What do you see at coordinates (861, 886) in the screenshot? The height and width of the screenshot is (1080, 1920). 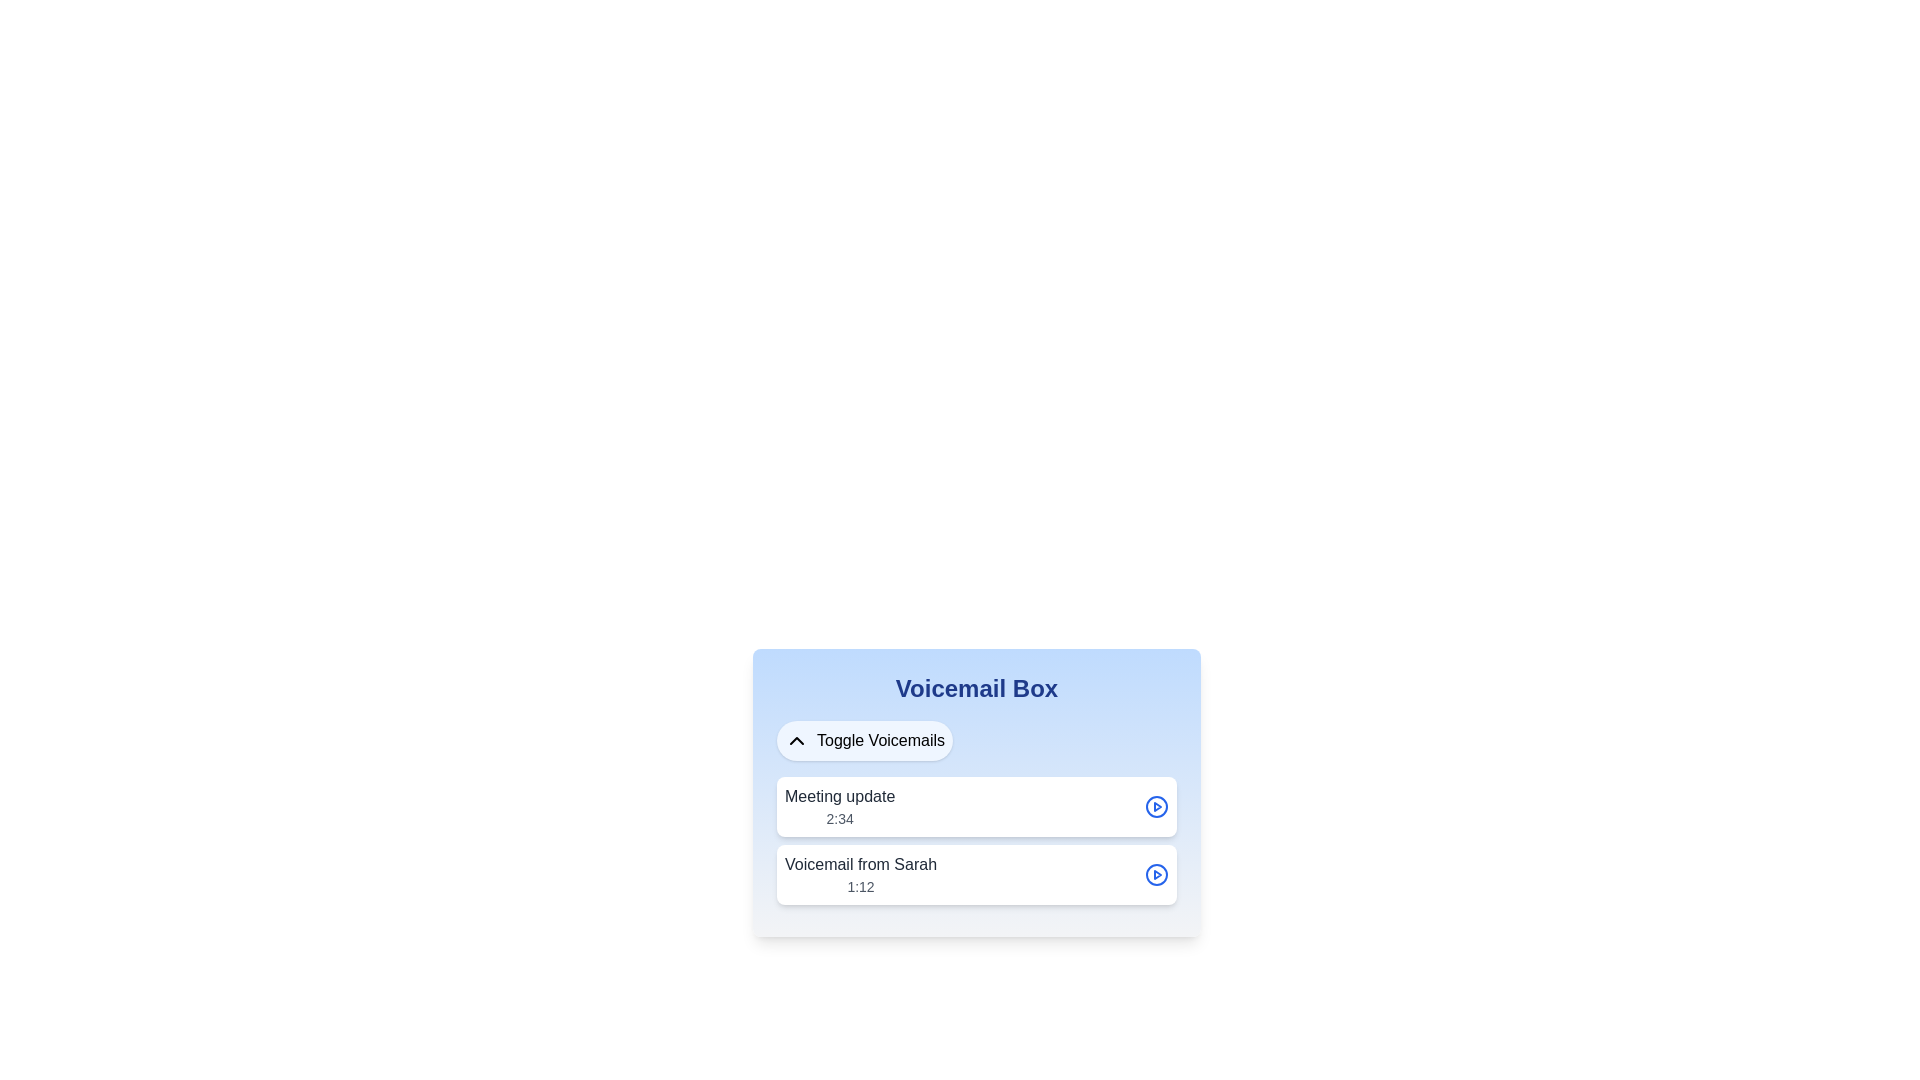 I see `the static text label displaying the time duration '1:12' in gray color, located below the primary text 'Voicemail from Sarah' in the 'Voicemail Box' interface` at bounding box center [861, 886].